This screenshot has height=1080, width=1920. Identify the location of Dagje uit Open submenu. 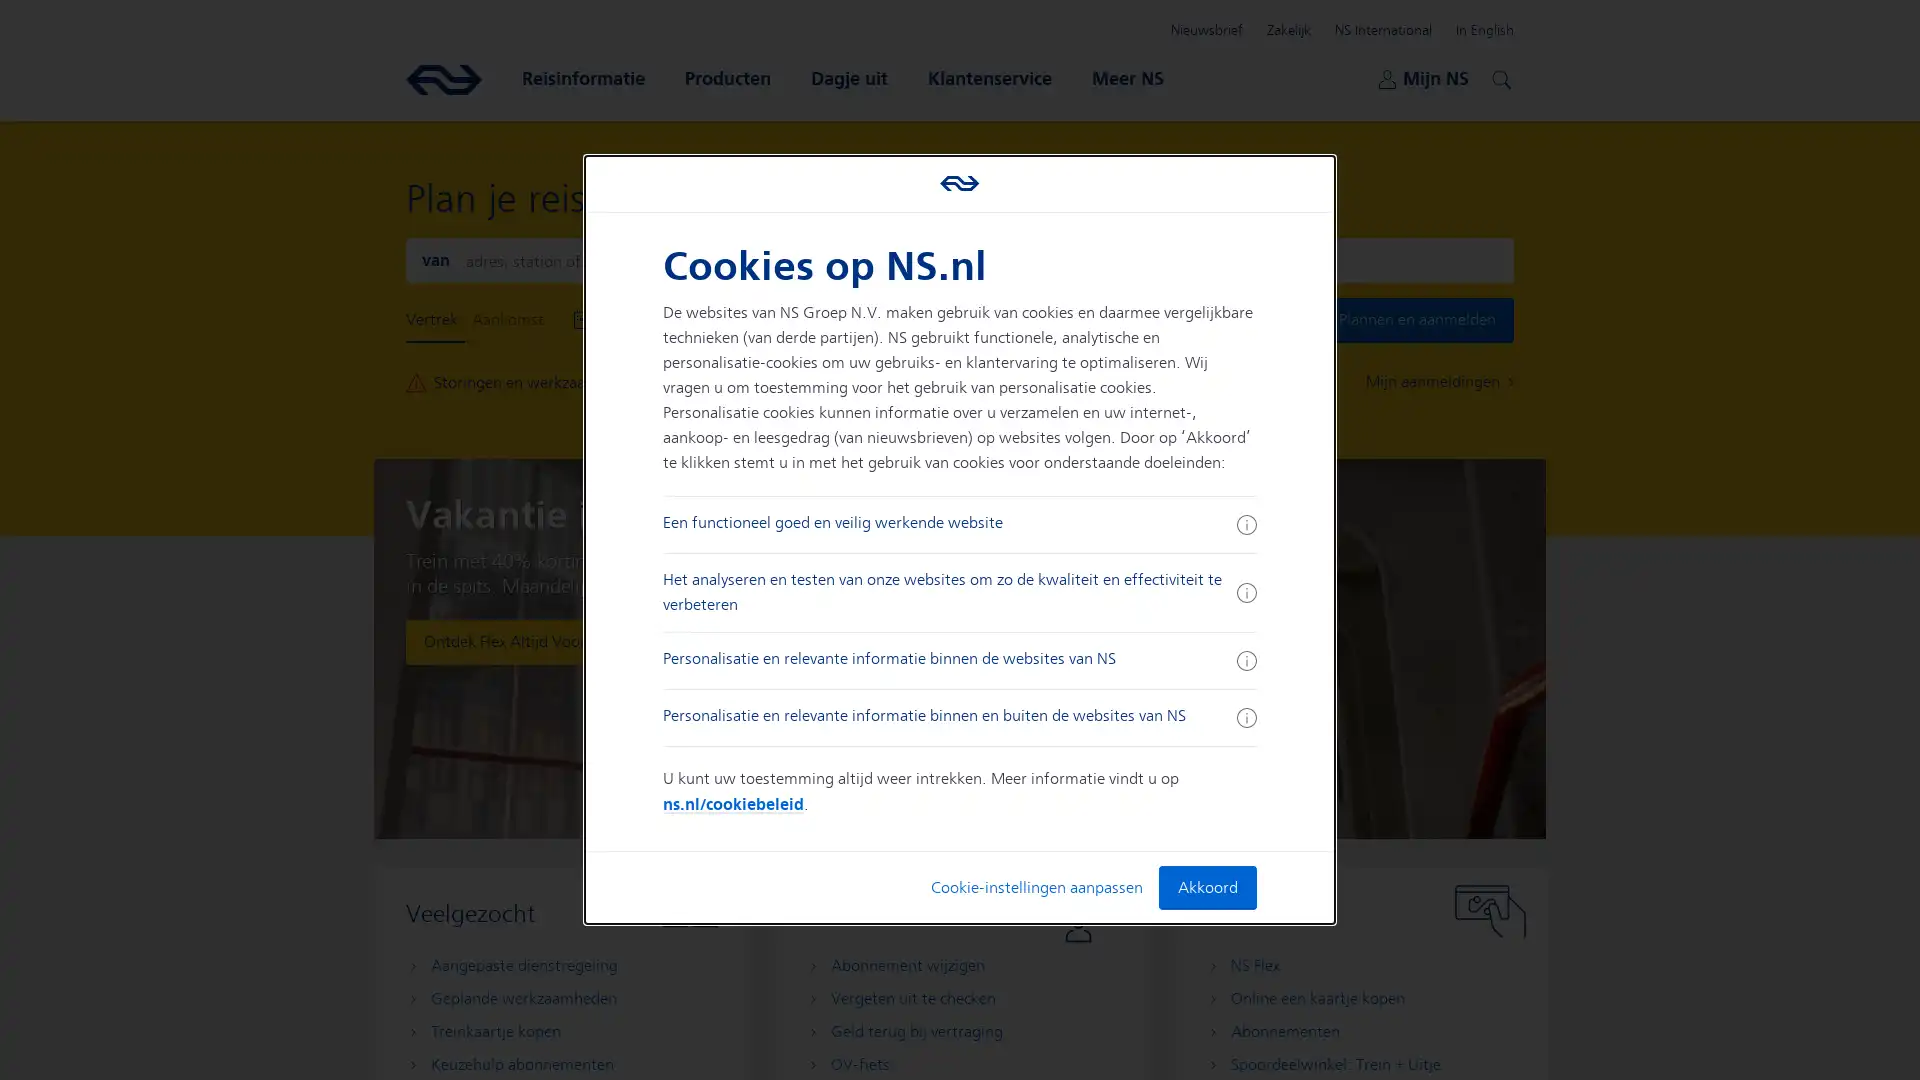
(849, 77).